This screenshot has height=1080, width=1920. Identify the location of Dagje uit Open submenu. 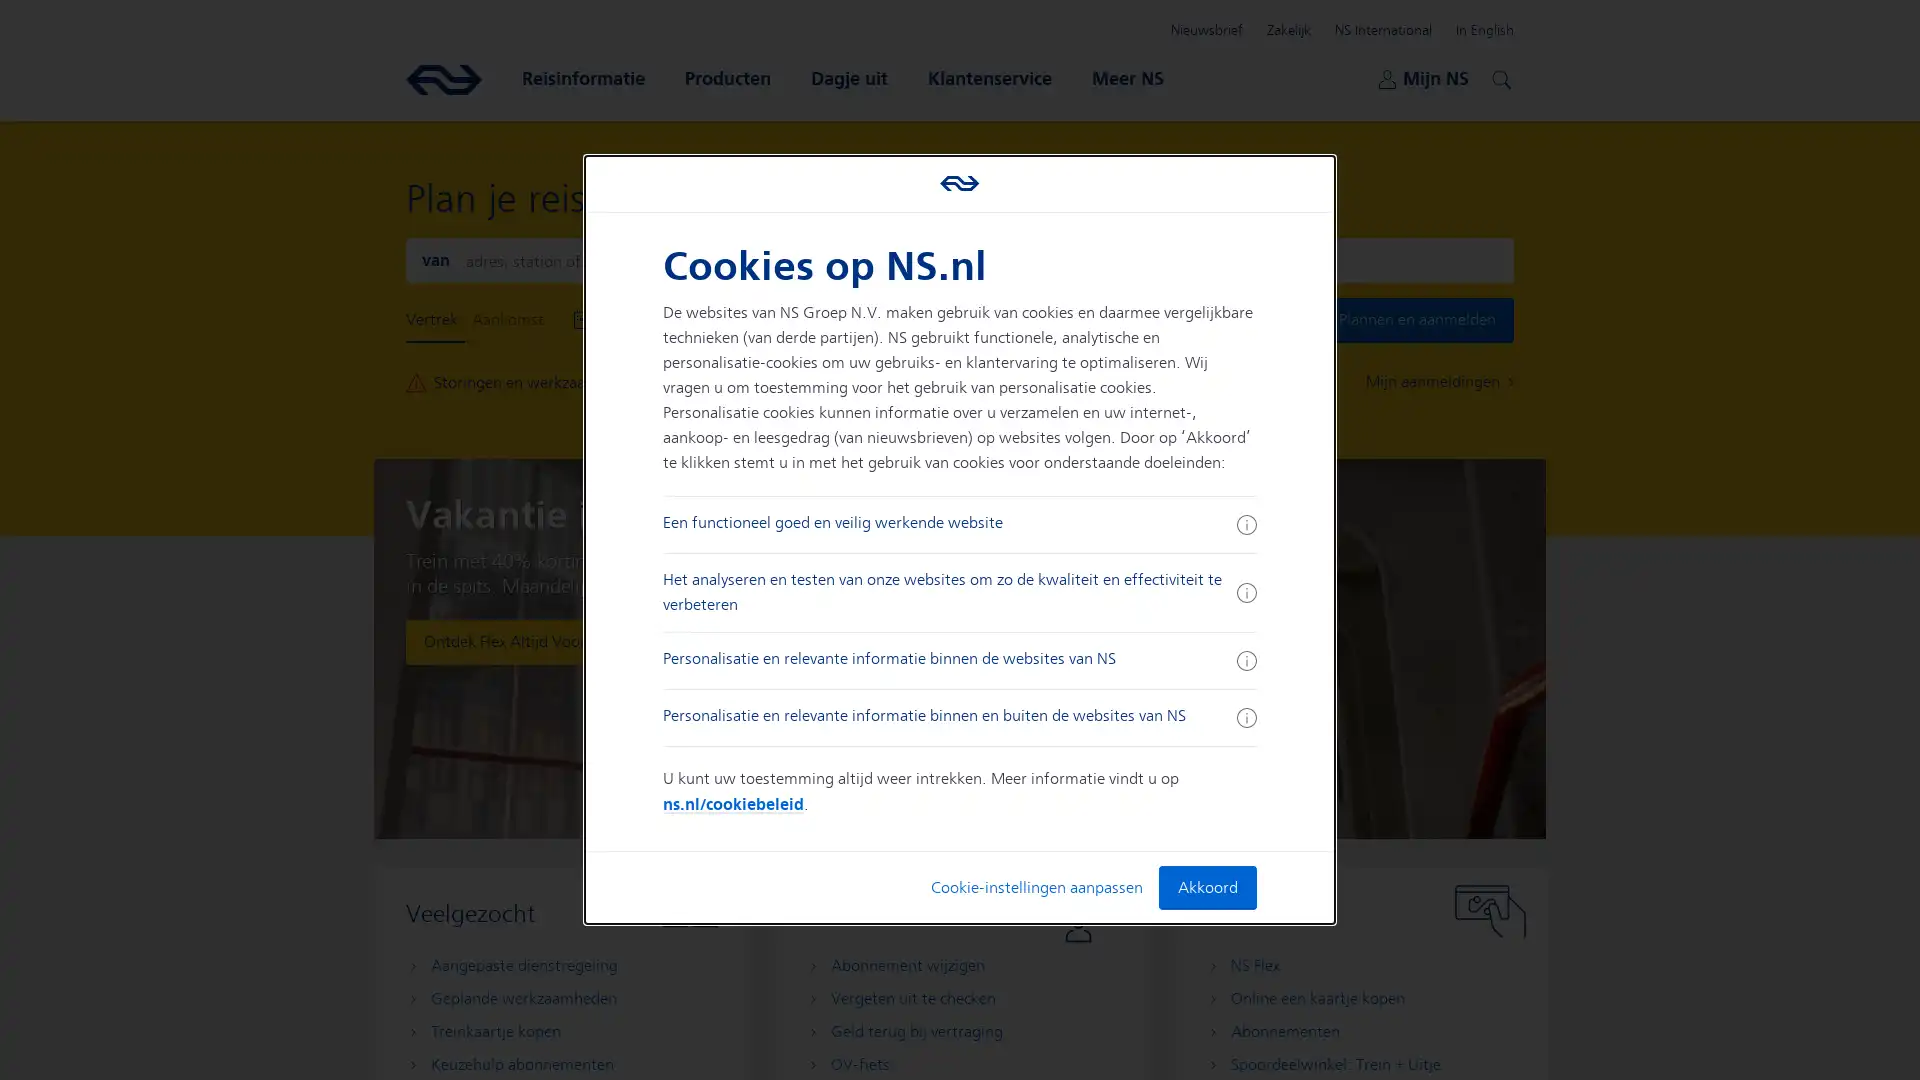
(849, 77).